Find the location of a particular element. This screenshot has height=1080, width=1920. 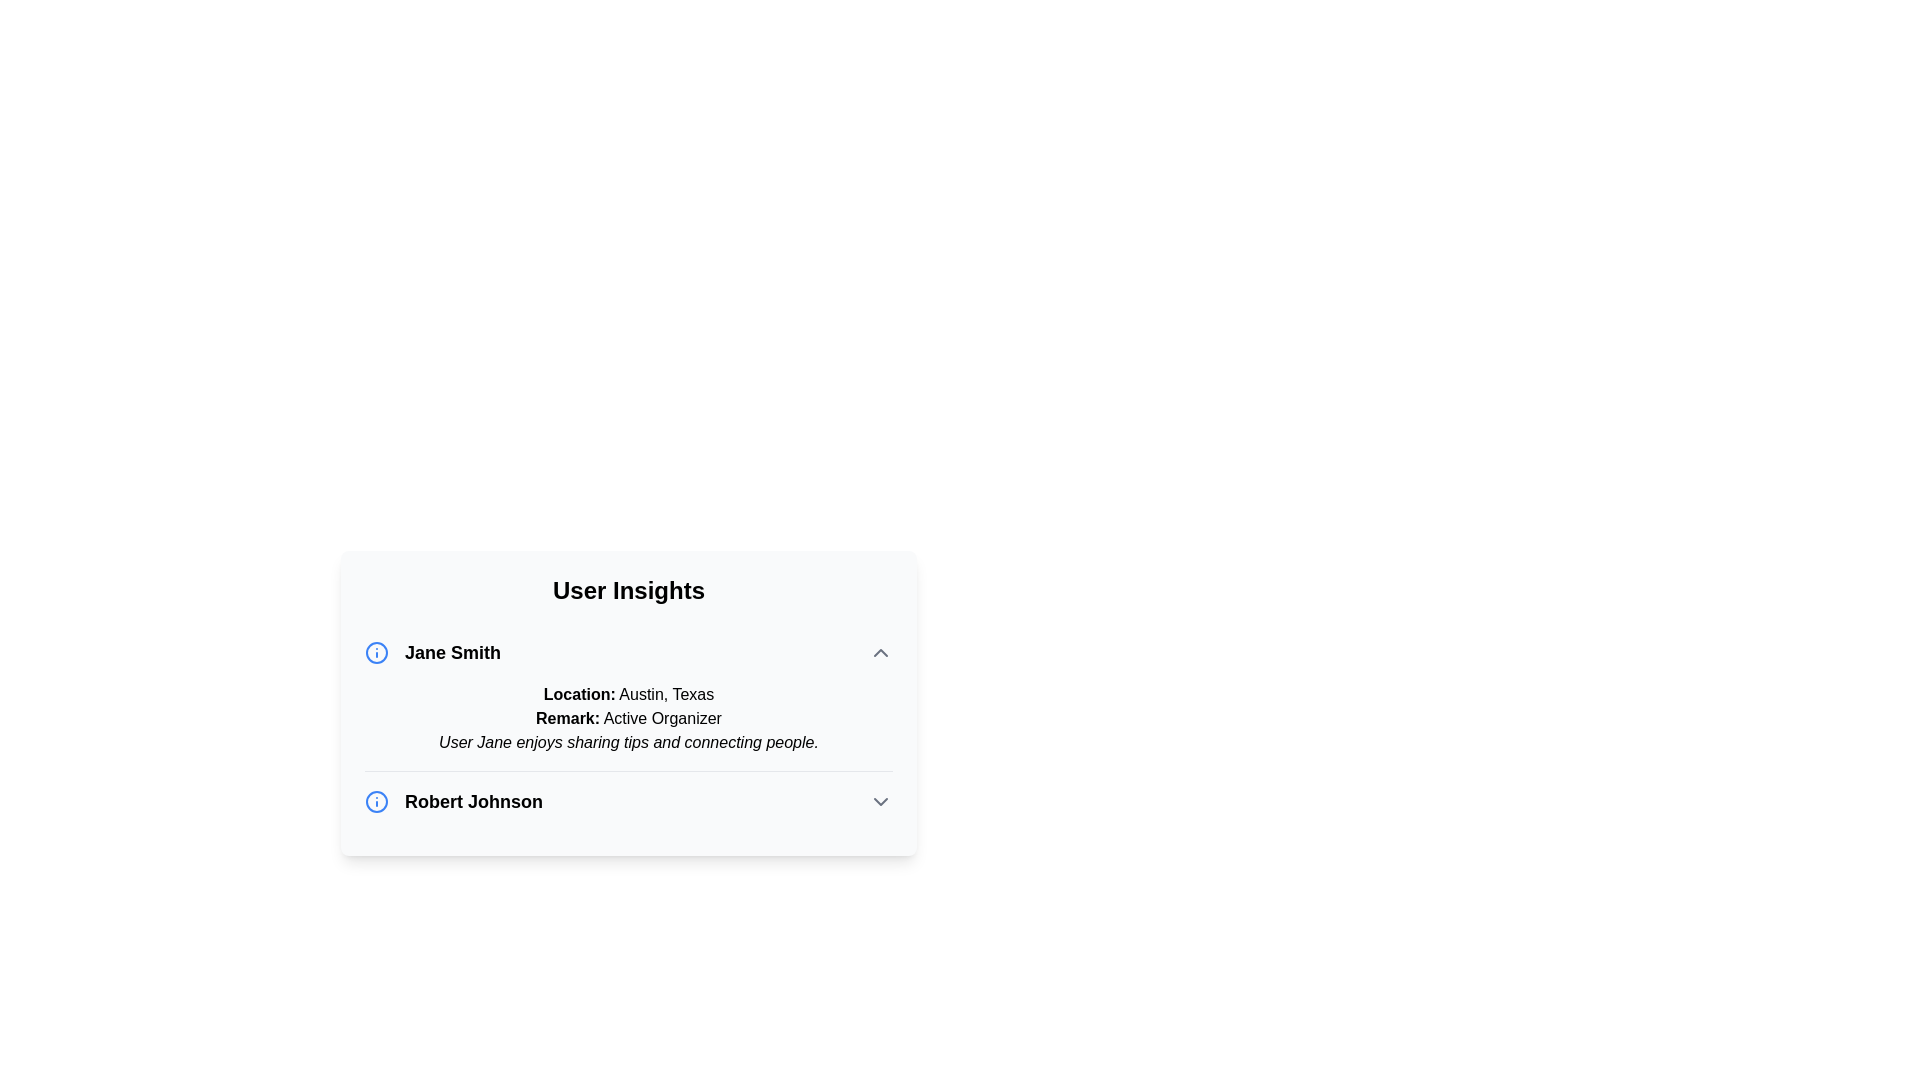

the static text label element reading 'Remark:' located within the 'User Insights' section, underneath the user name 'Jane Smith' is located at coordinates (567, 717).